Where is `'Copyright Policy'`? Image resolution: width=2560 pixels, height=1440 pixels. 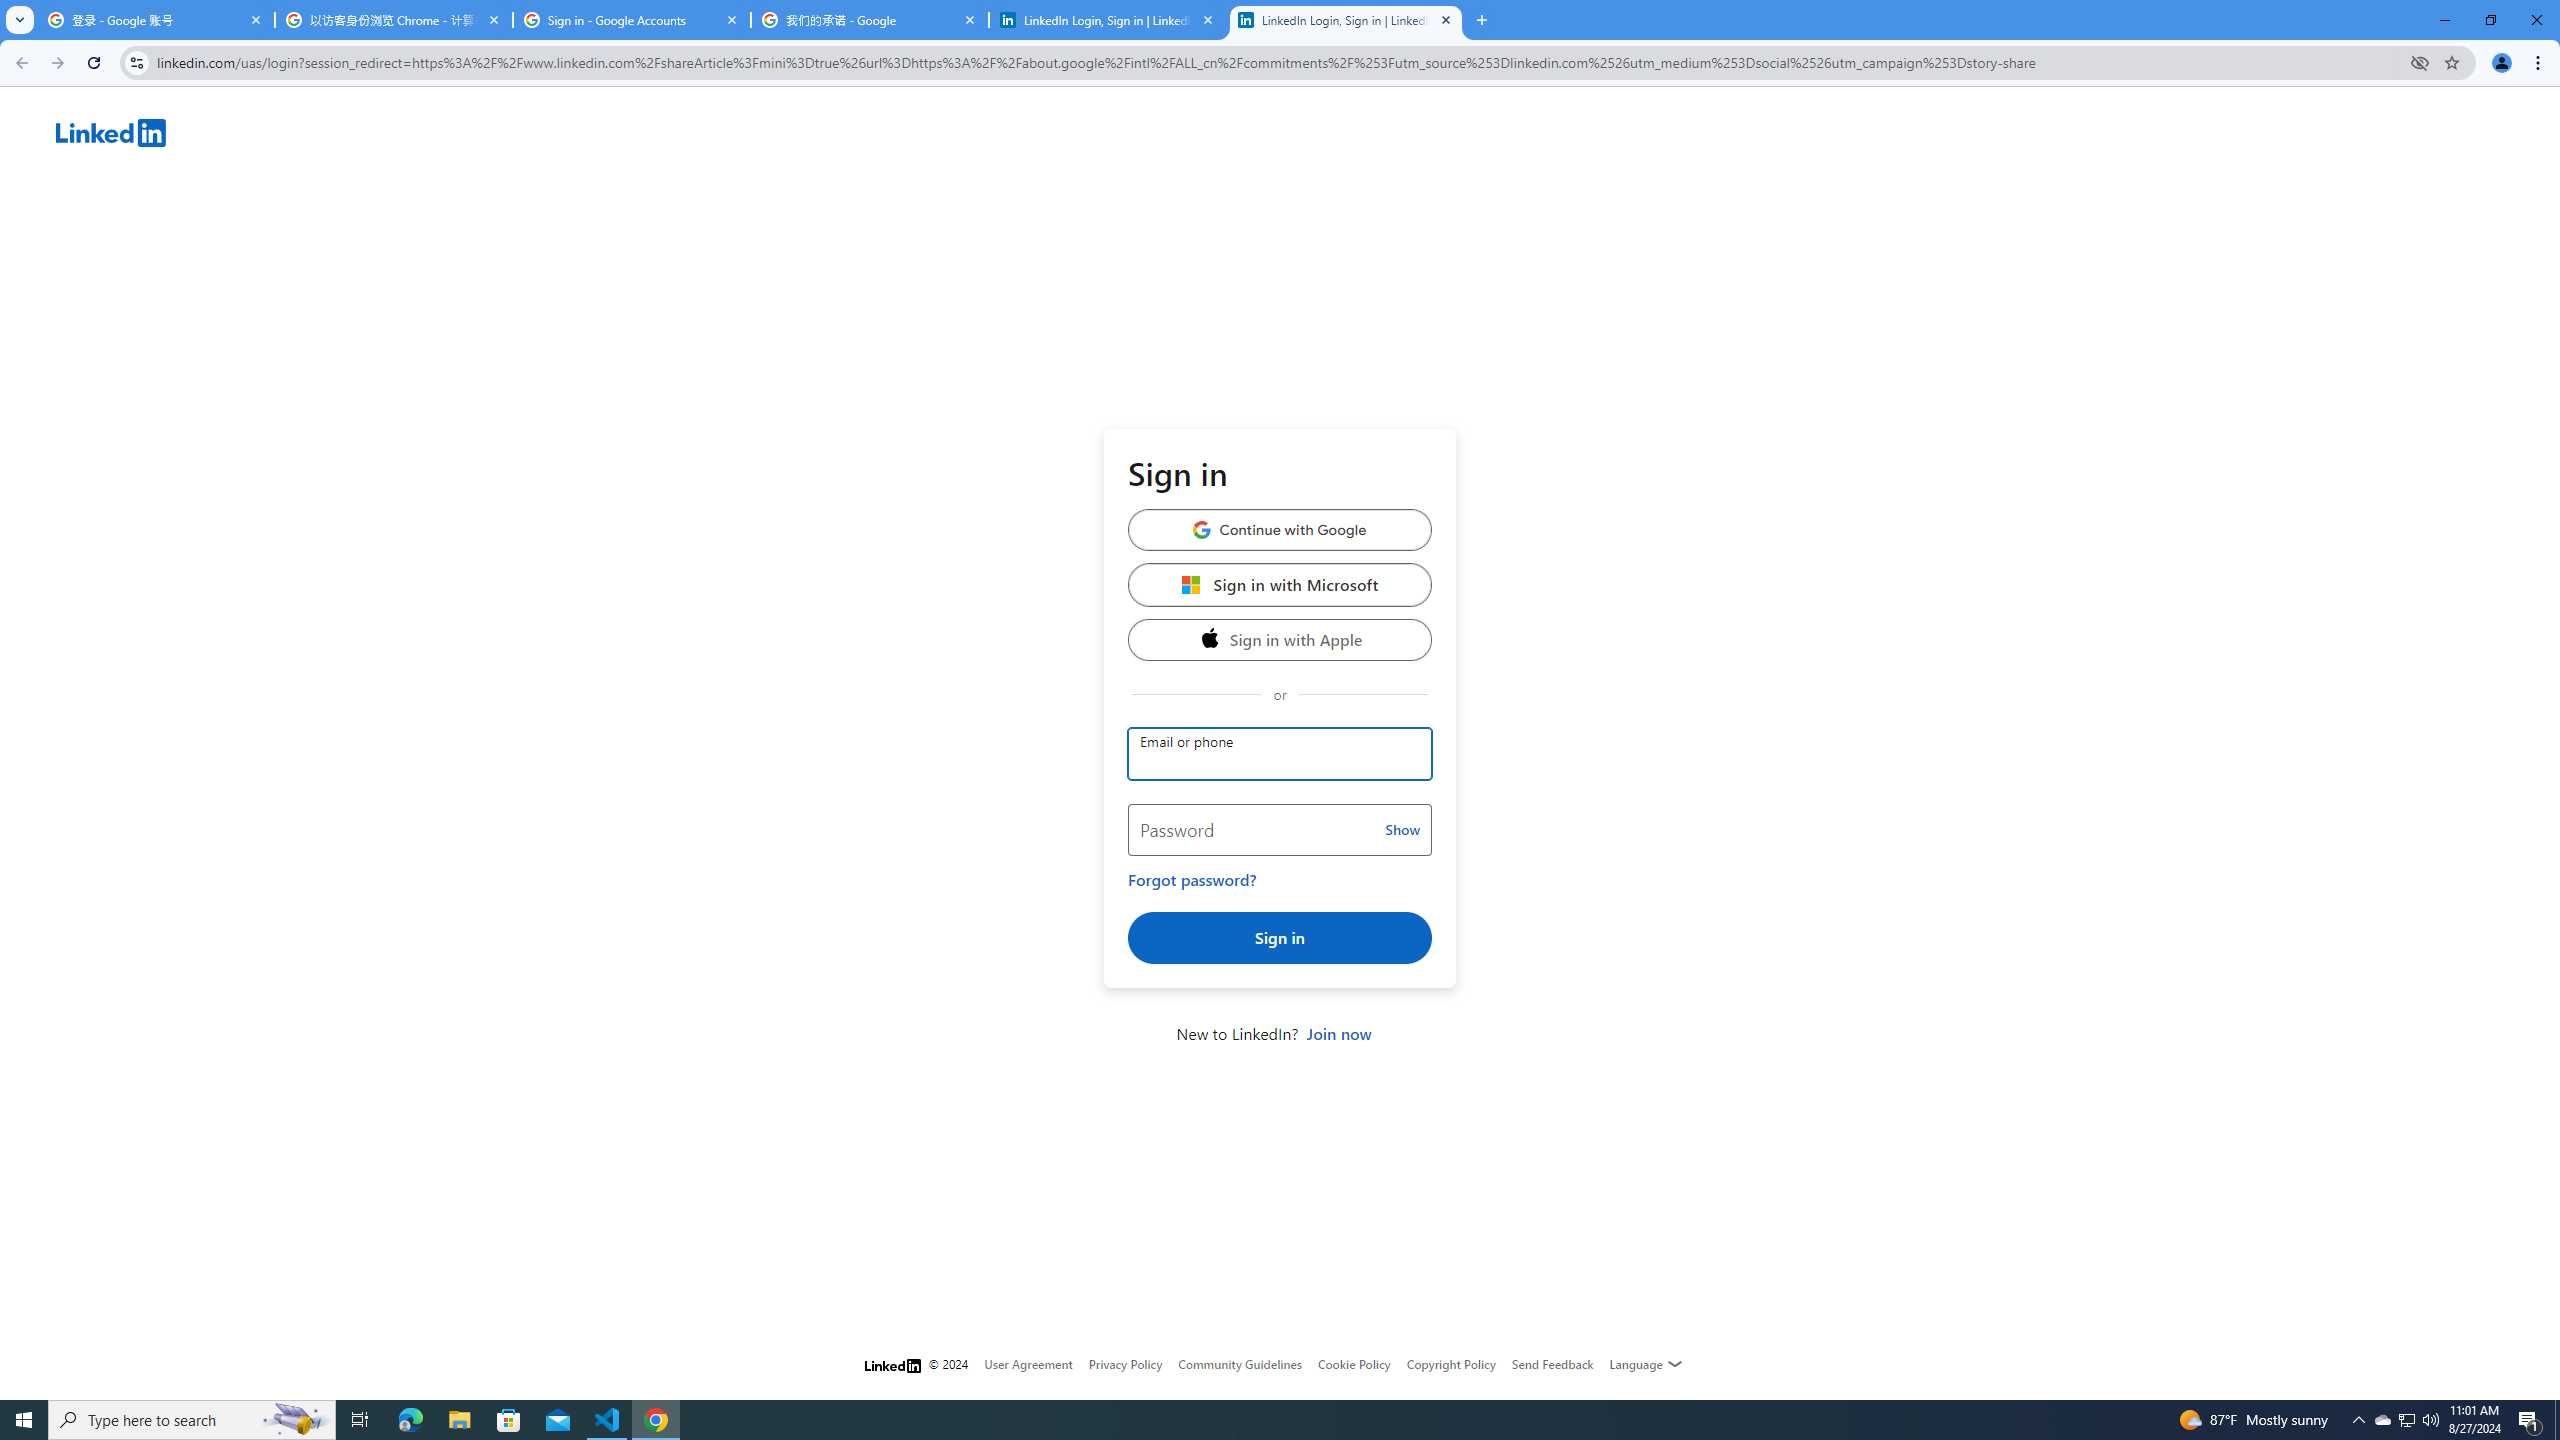
'Copyright Policy' is located at coordinates (1450, 1363).